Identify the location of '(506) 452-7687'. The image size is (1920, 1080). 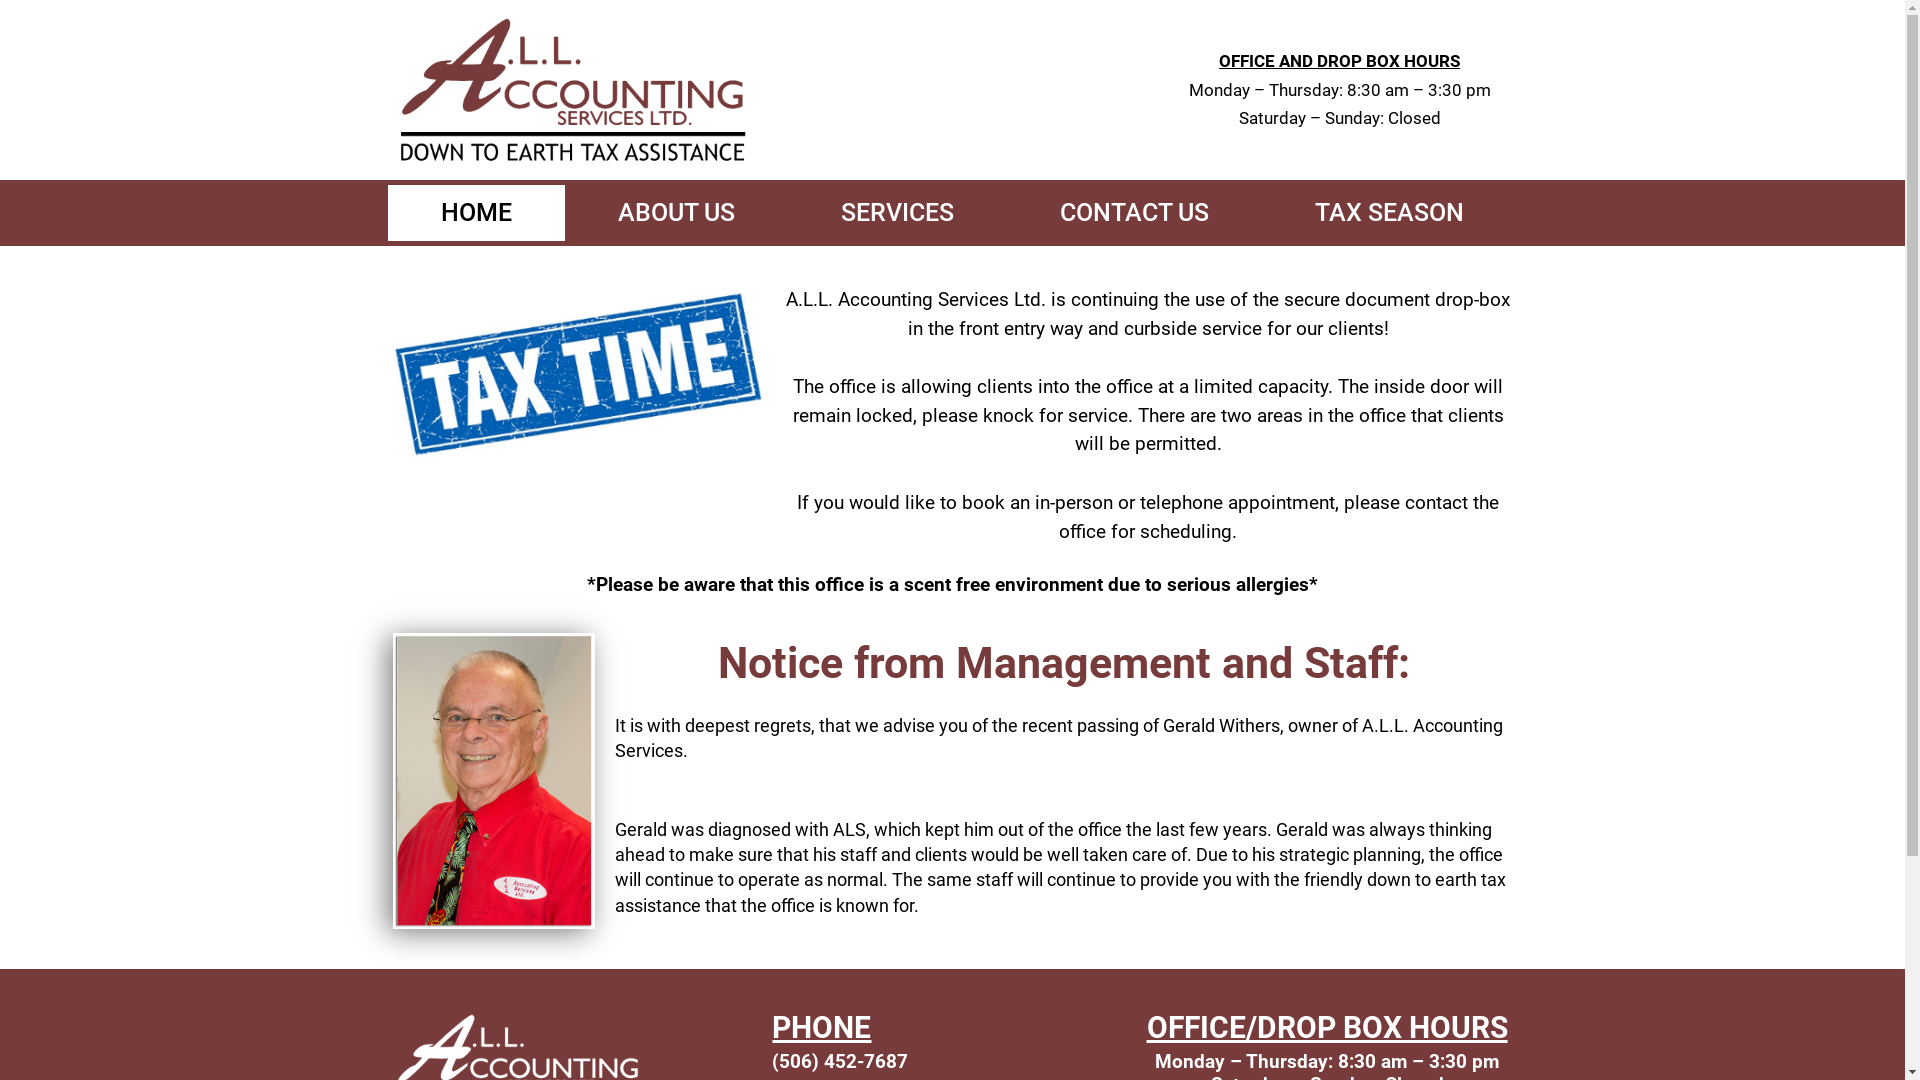
(840, 1060).